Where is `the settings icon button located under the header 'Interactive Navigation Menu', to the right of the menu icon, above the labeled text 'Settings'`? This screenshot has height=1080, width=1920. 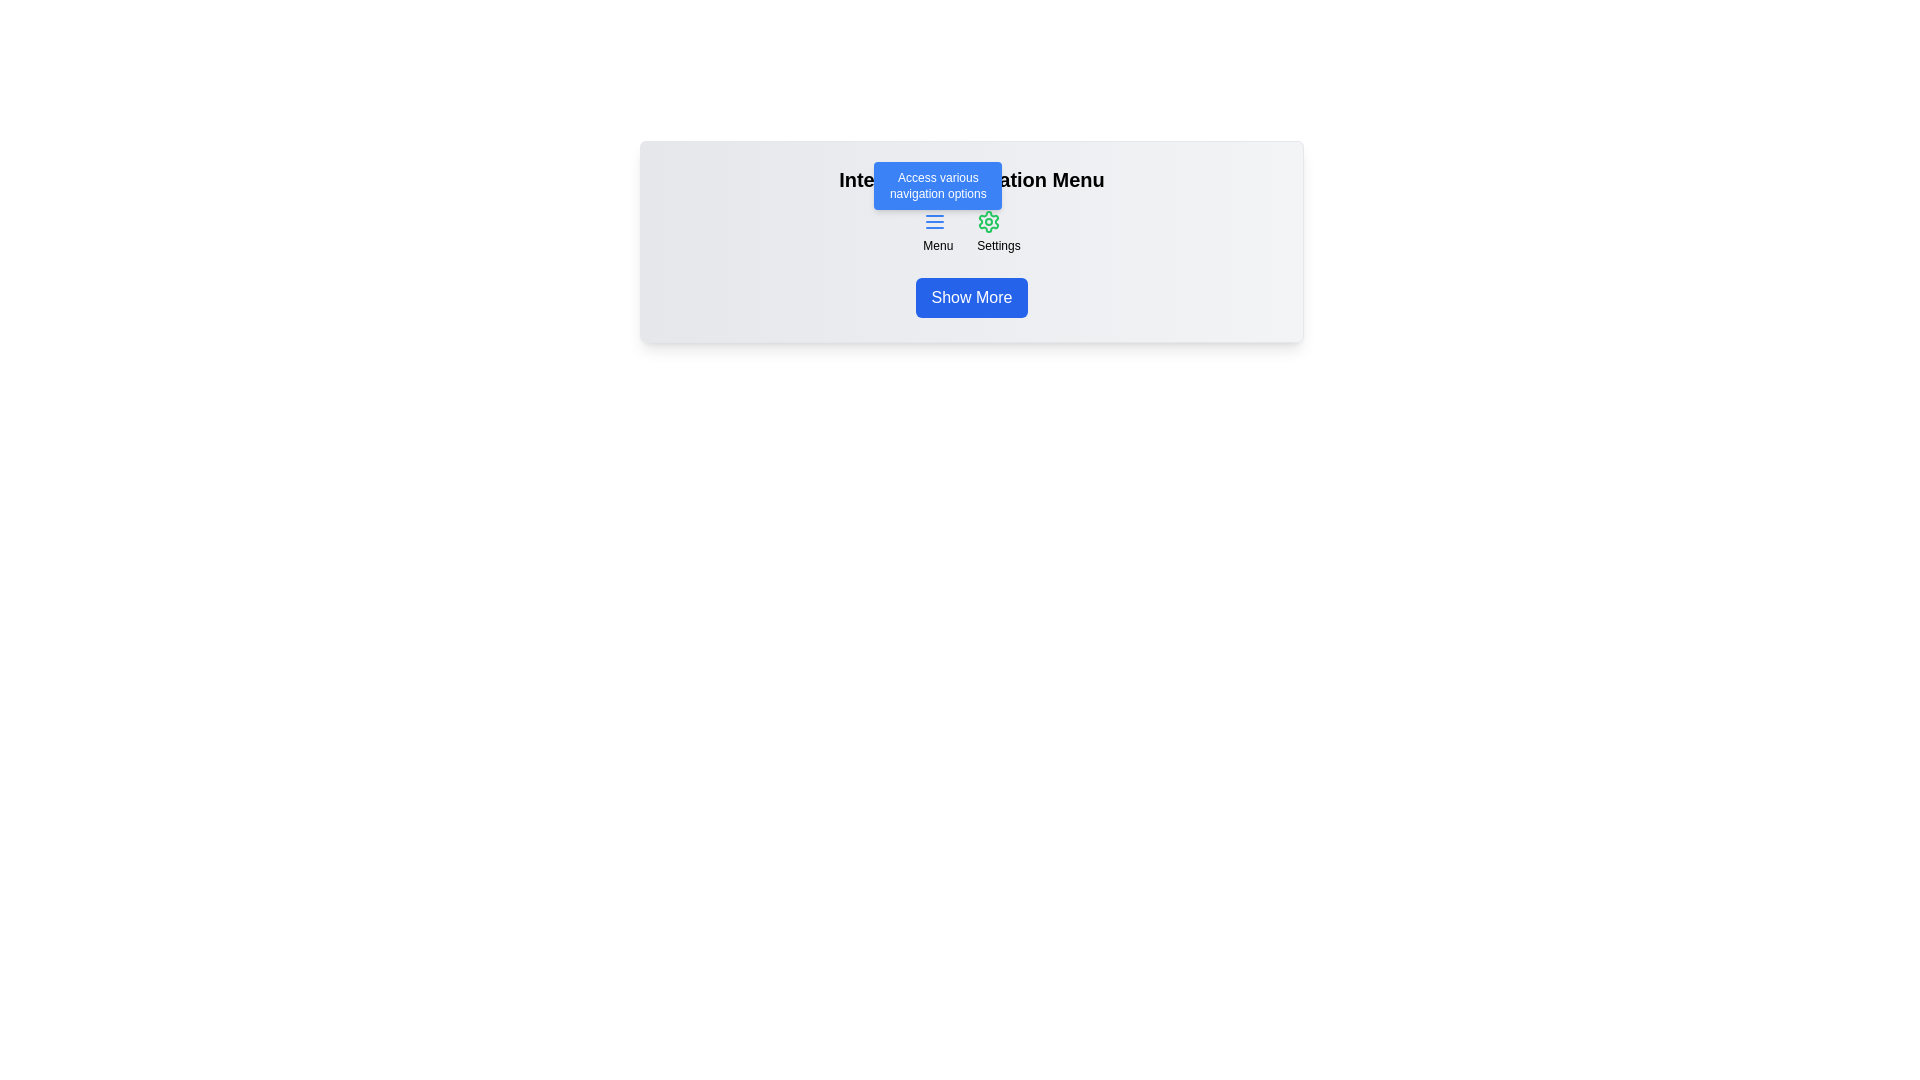 the settings icon button located under the header 'Interactive Navigation Menu', to the right of the menu icon, above the labeled text 'Settings' is located at coordinates (988, 222).